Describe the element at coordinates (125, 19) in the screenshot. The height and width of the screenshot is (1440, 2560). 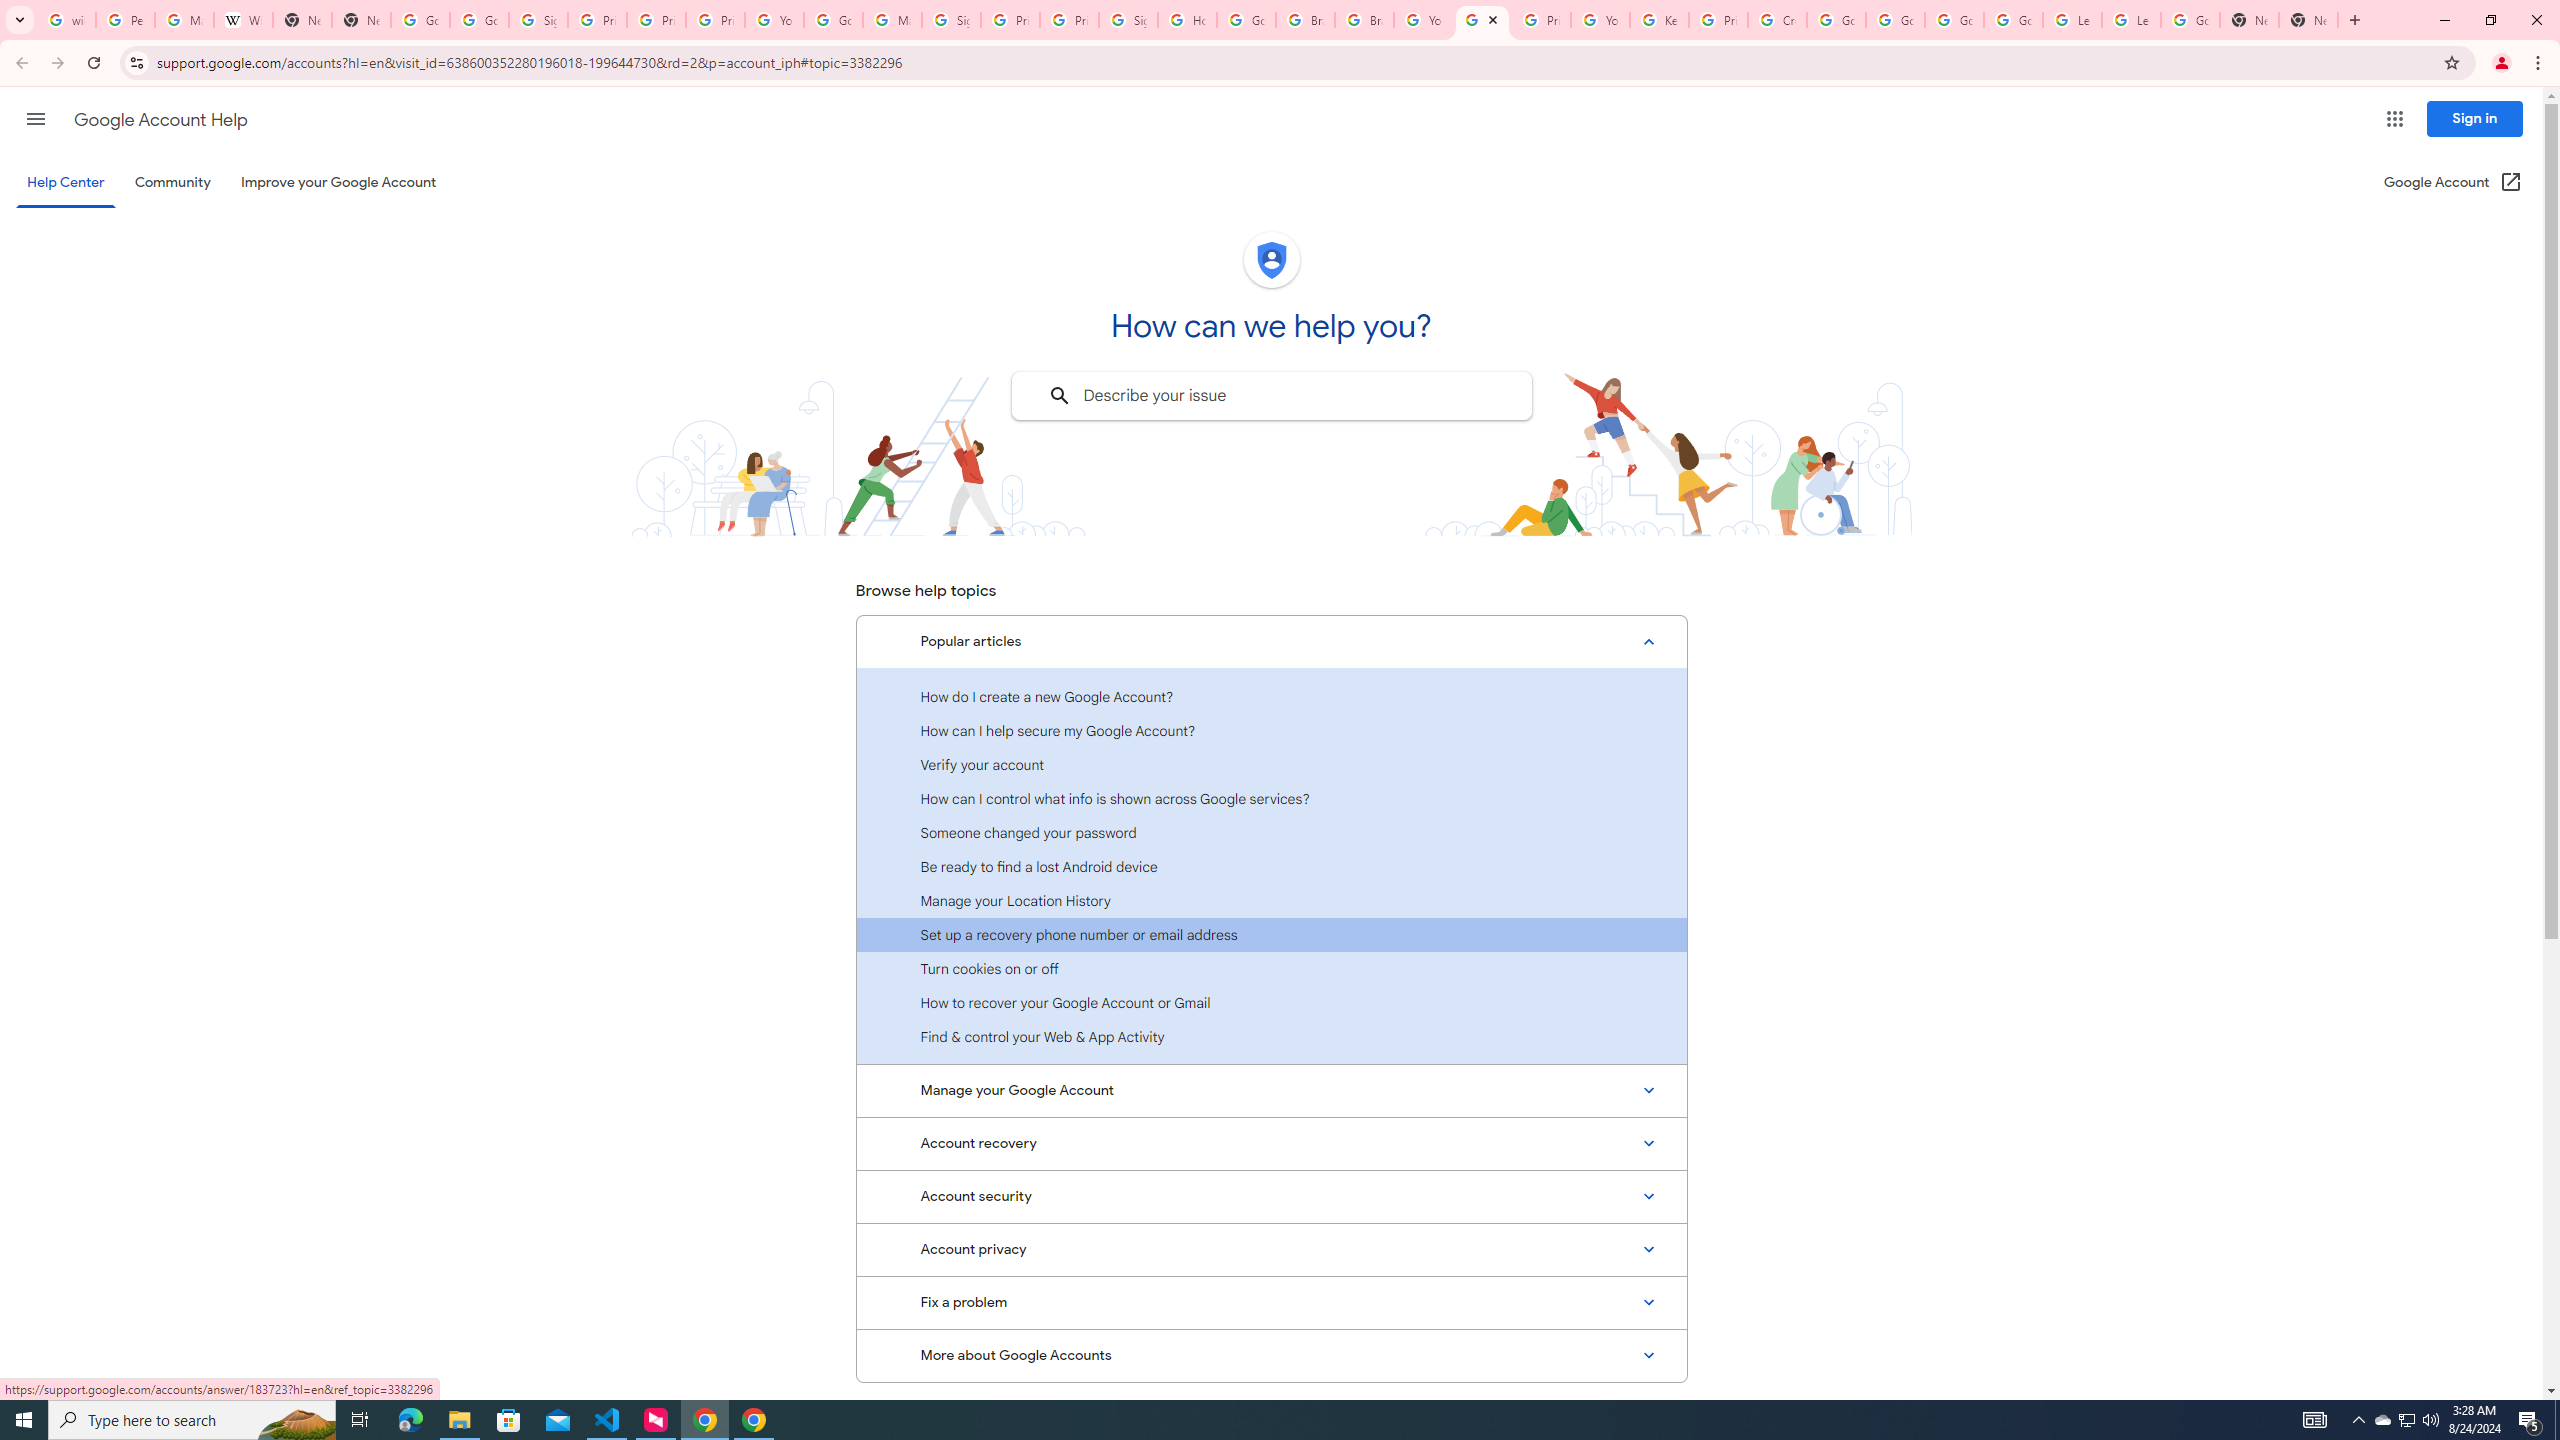
I see `'Personalization & Google Search results - Google Search Help'` at that location.